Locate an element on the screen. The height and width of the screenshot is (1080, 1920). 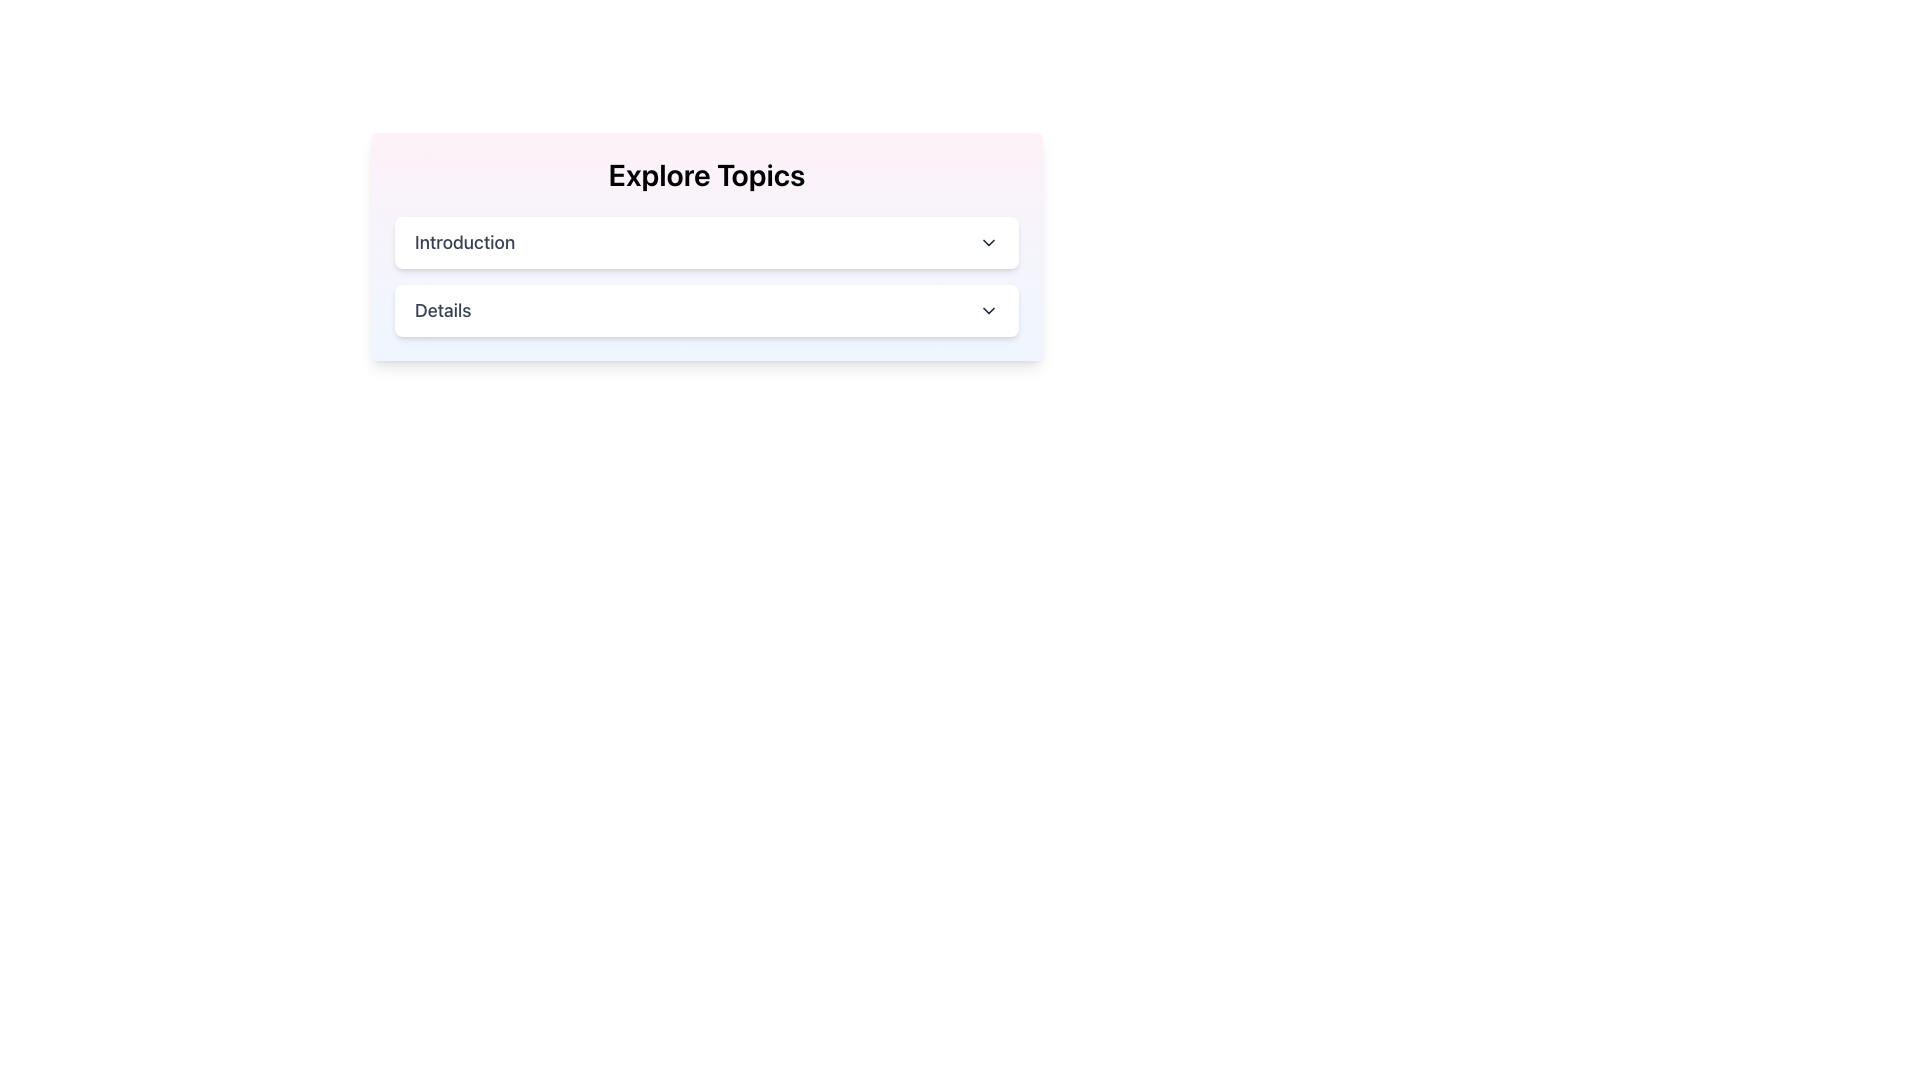
the collapsible component located below the title 'Explore Topics' to potentially reveal tooltips for each section is located at coordinates (706, 277).